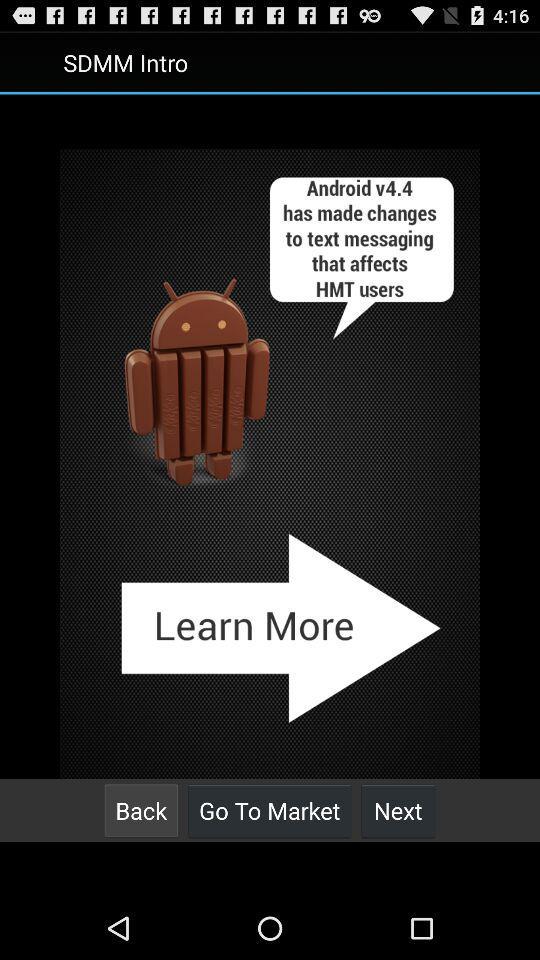 The width and height of the screenshot is (540, 960). I want to click on the button next to next icon, so click(269, 810).